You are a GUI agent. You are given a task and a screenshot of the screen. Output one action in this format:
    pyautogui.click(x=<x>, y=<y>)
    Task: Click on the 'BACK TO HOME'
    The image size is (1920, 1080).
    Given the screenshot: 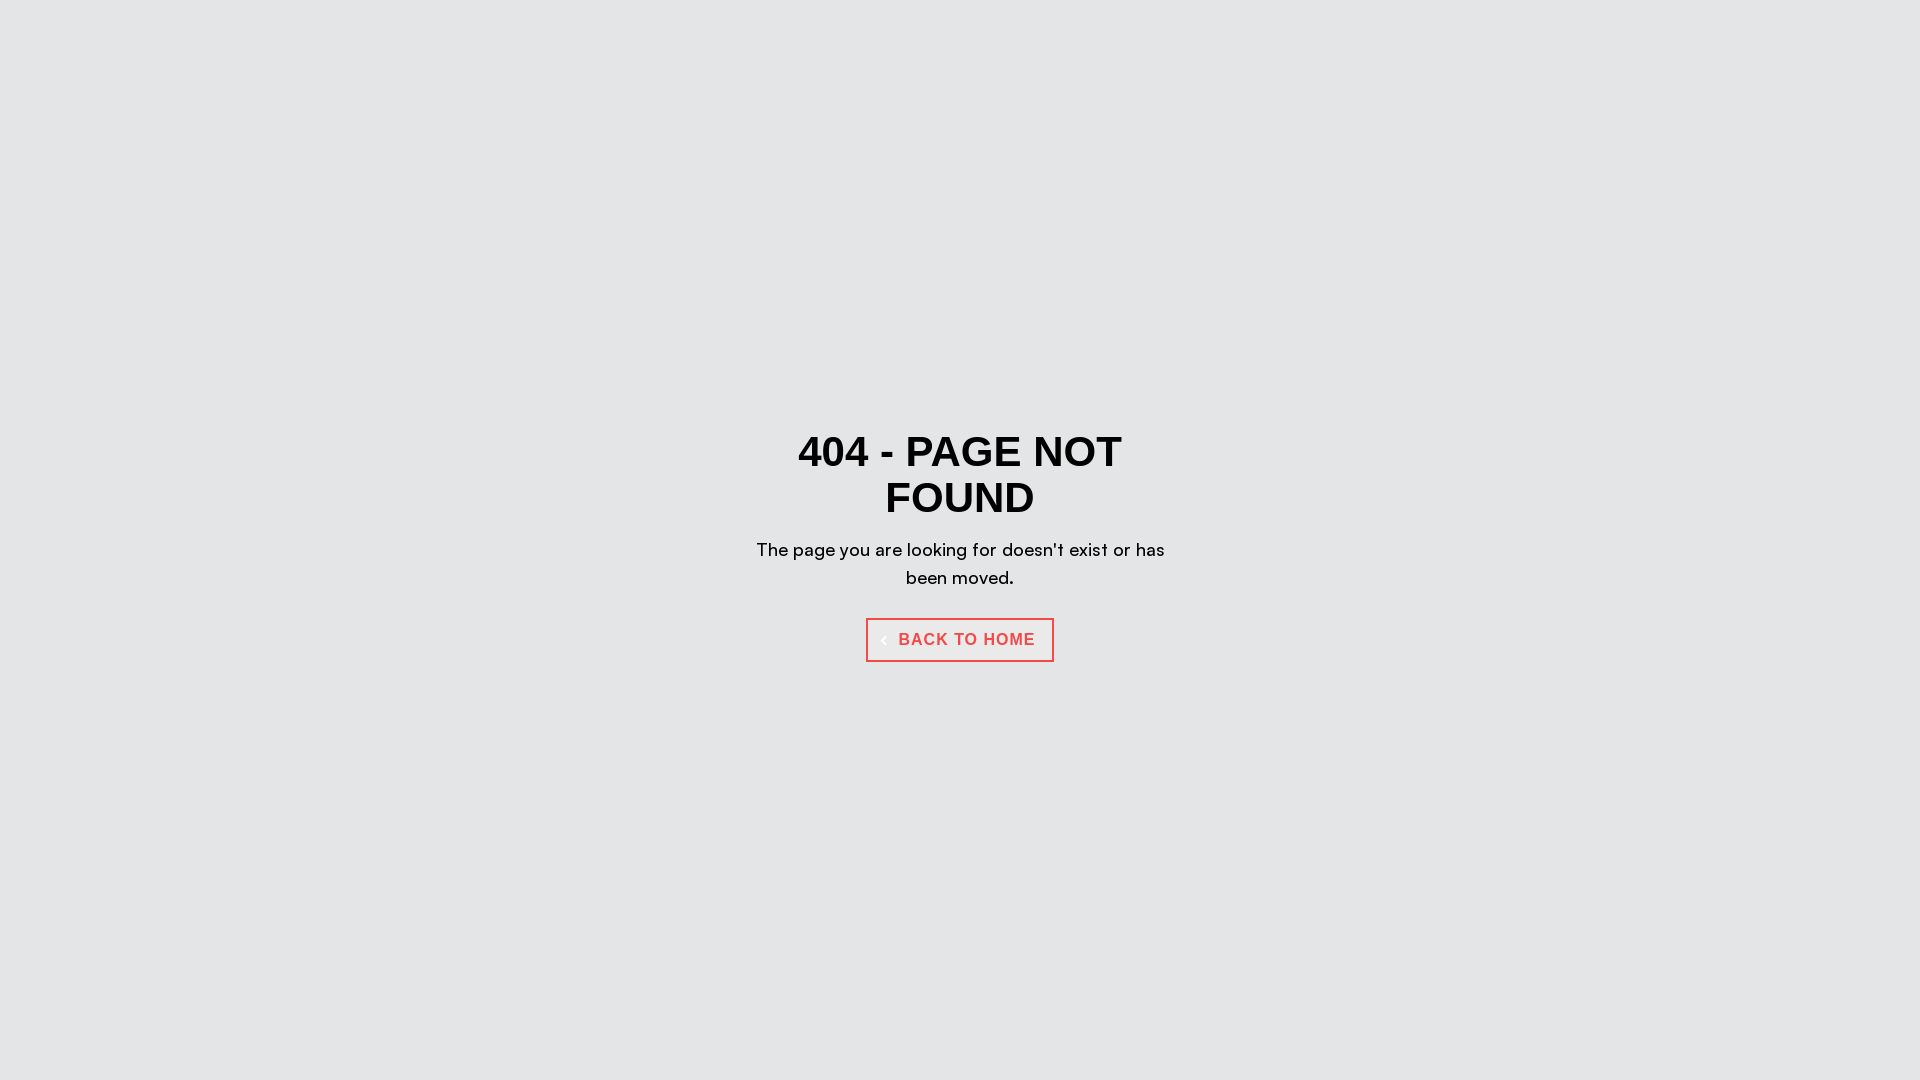 What is the action you would take?
    pyautogui.click(x=958, y=640)
    